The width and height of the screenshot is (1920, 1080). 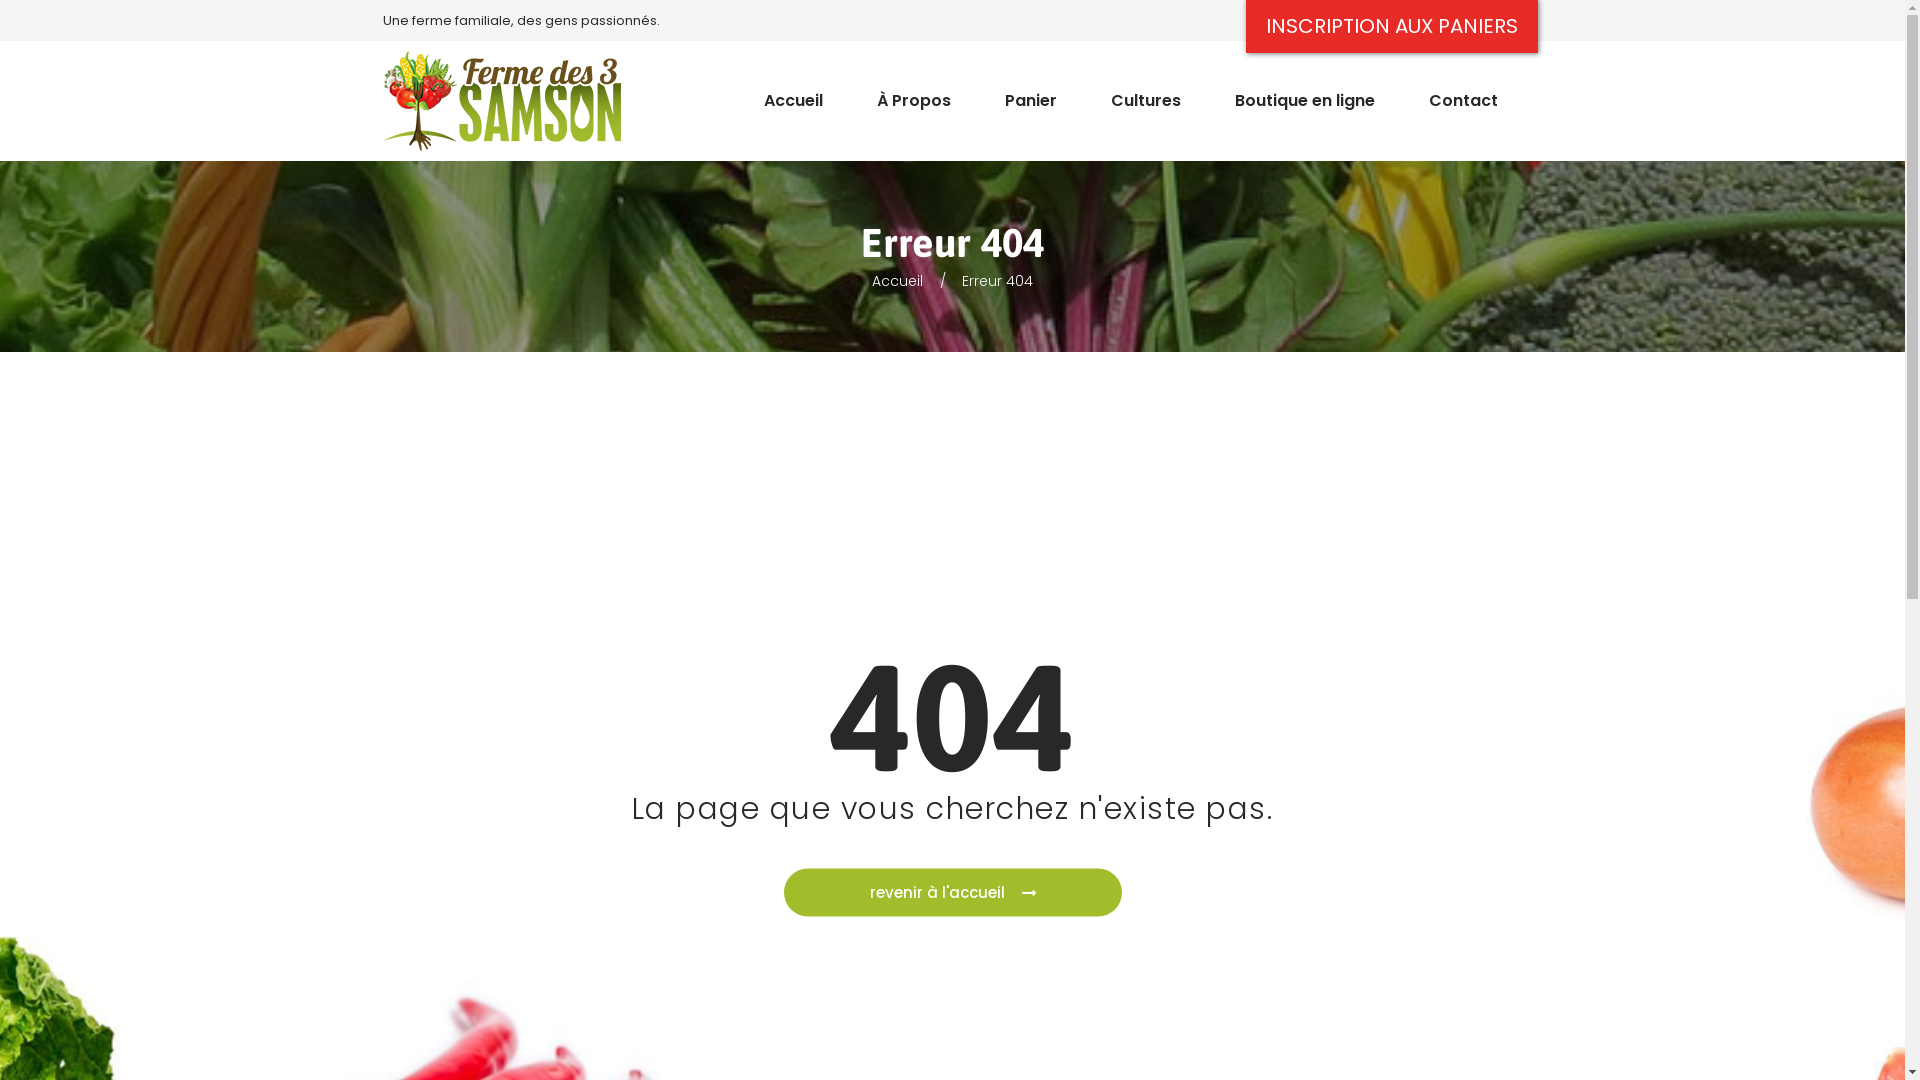 What do you see at coordinates (896, 281) in the screenshot?
I see `'Accueil'` at bounding box center [896, 281].